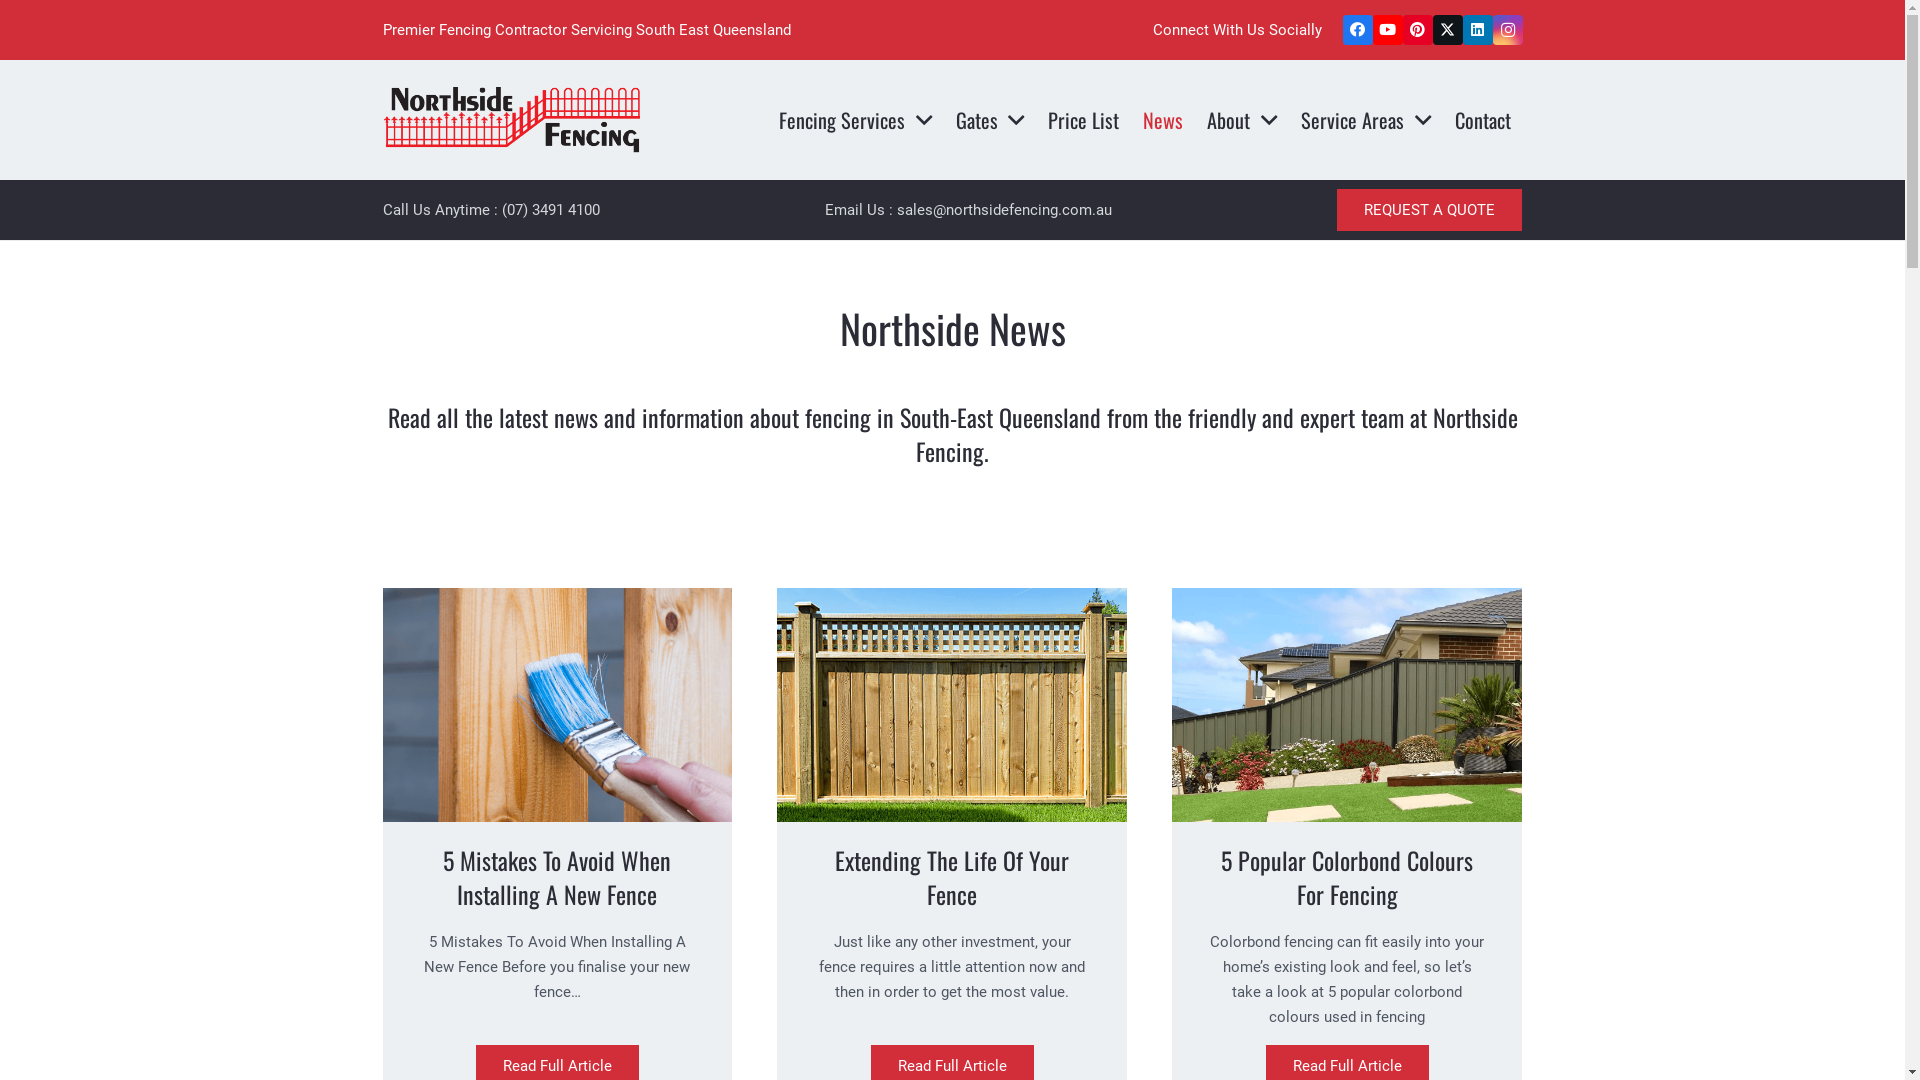  Describe the element at coordinates (1357, 30) in the screenshot. I see `'Facebook'` at that location.